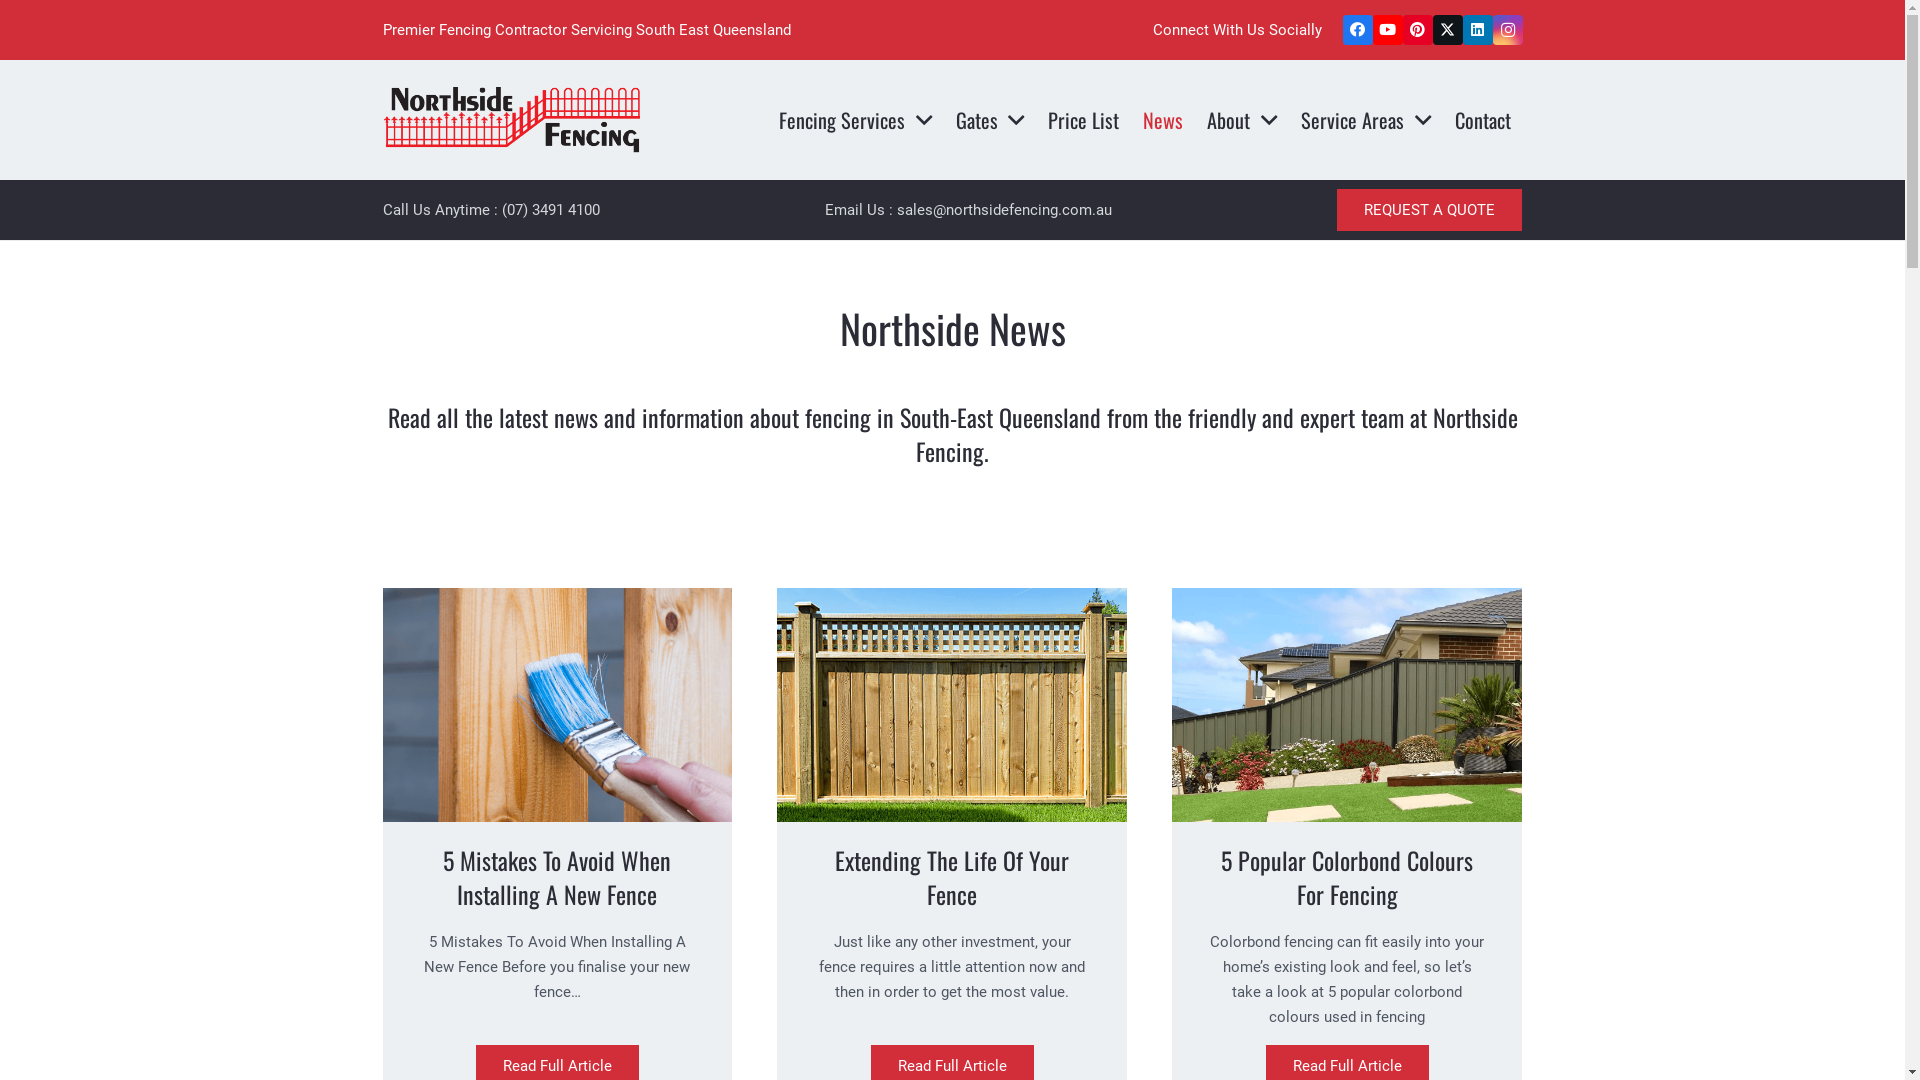  Describe the element at coordinates (1357, 30) in the screenshot. I see `'Facebook'` at that location.